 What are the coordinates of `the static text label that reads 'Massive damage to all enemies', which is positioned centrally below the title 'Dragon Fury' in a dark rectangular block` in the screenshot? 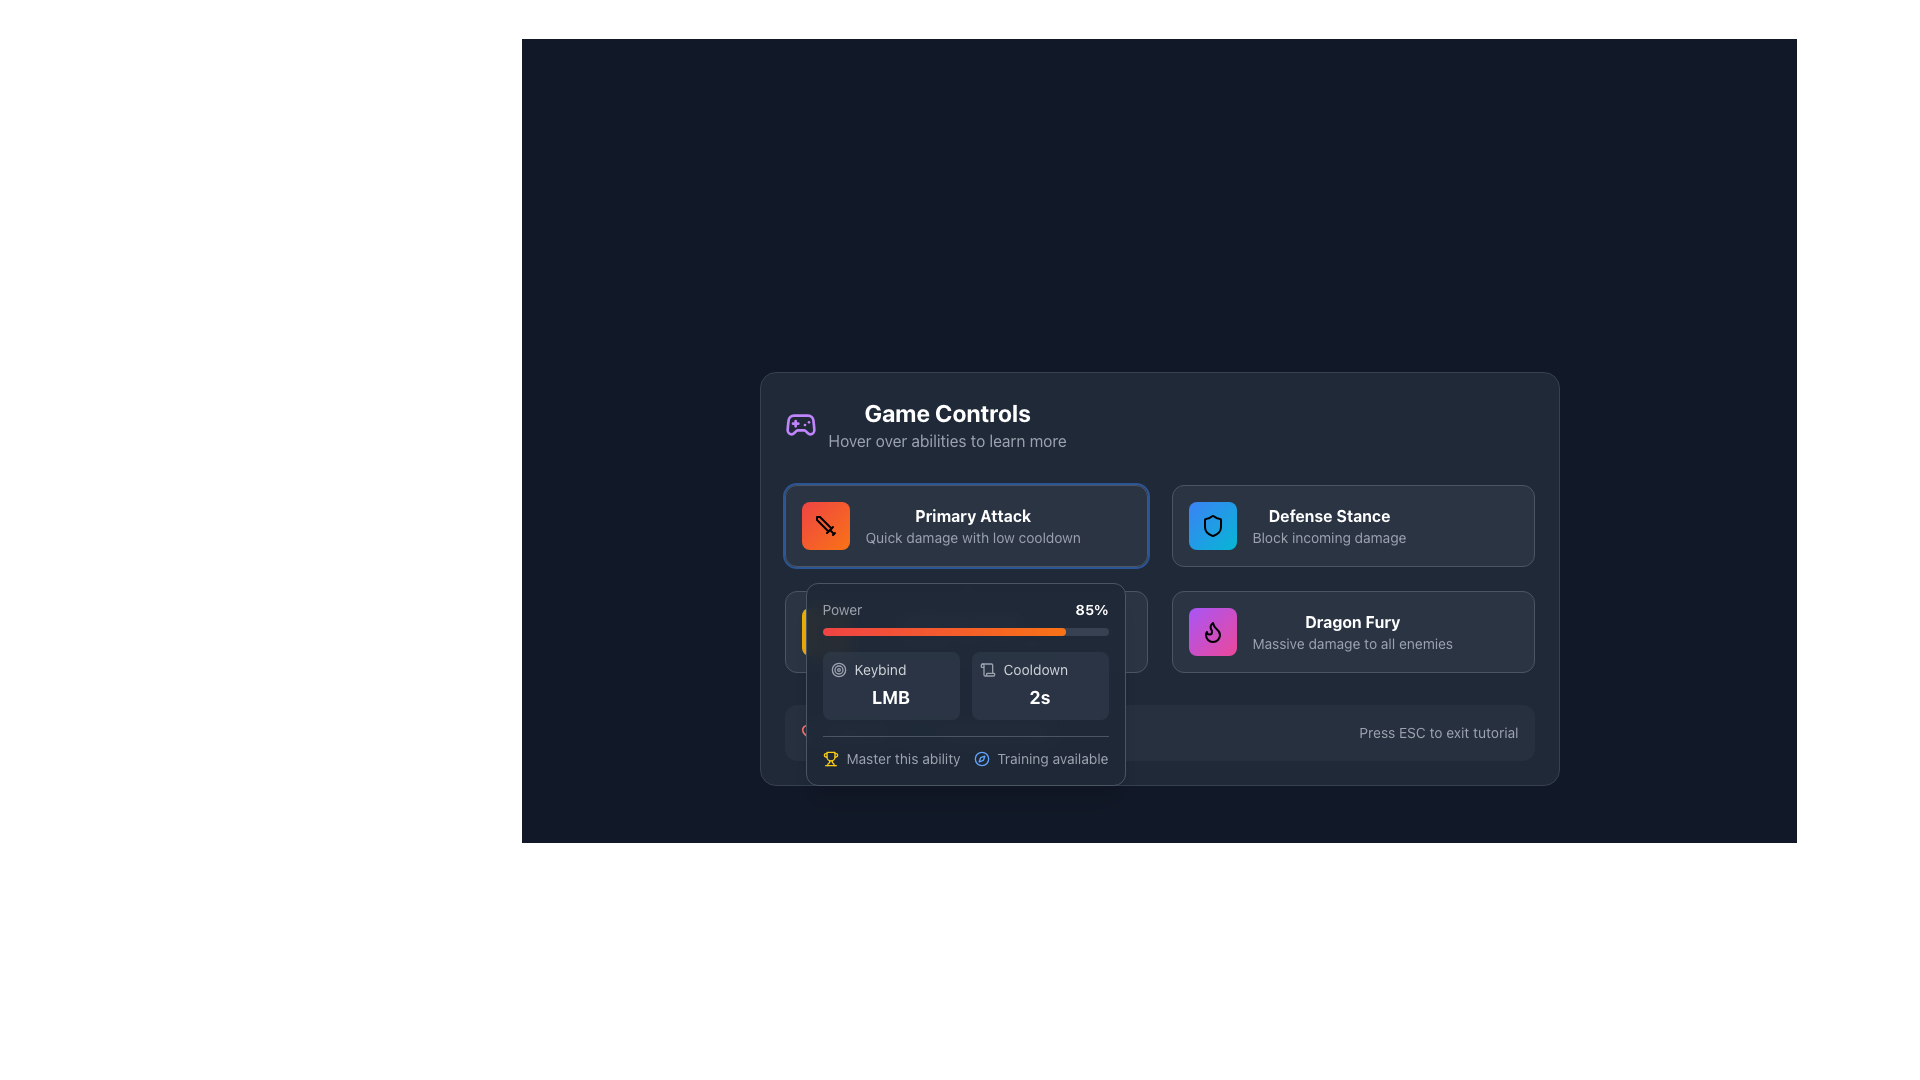 It's located at (1352, 644).